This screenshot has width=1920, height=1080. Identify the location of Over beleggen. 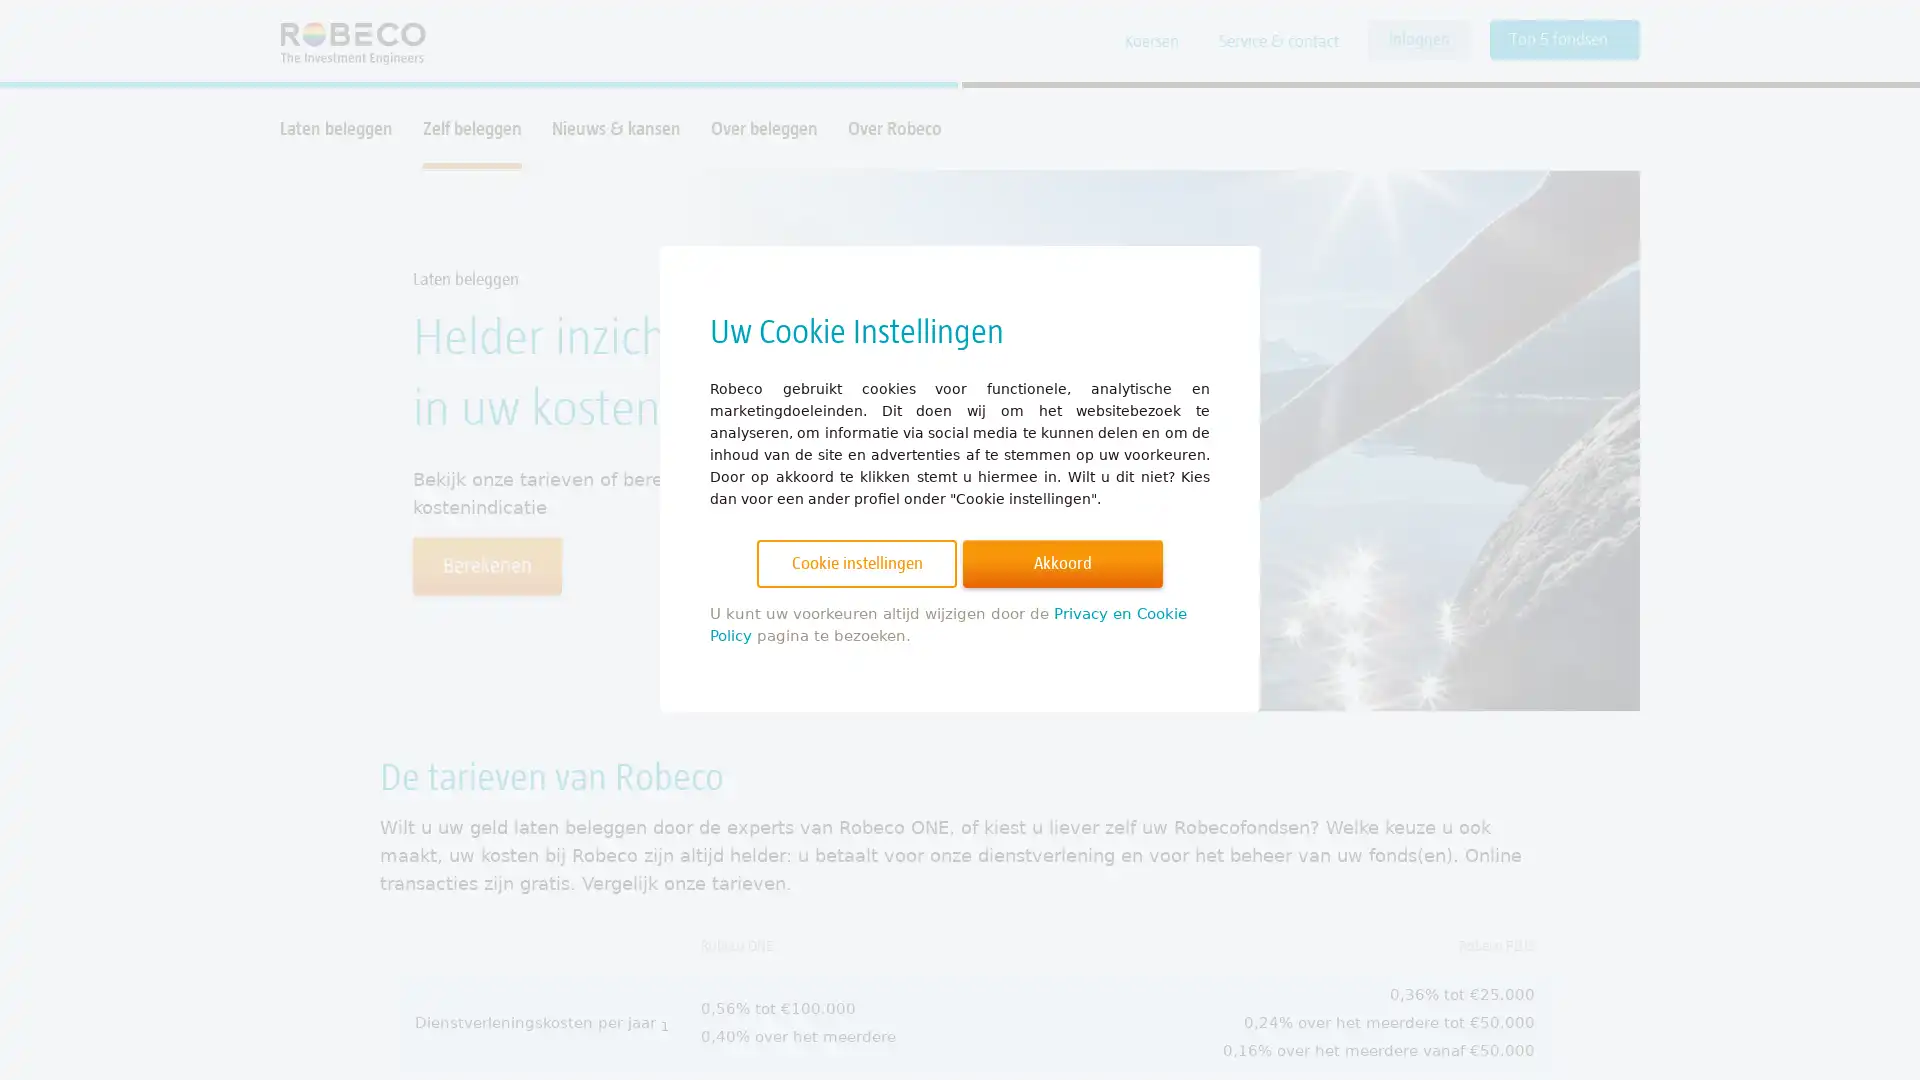
(763, 128).